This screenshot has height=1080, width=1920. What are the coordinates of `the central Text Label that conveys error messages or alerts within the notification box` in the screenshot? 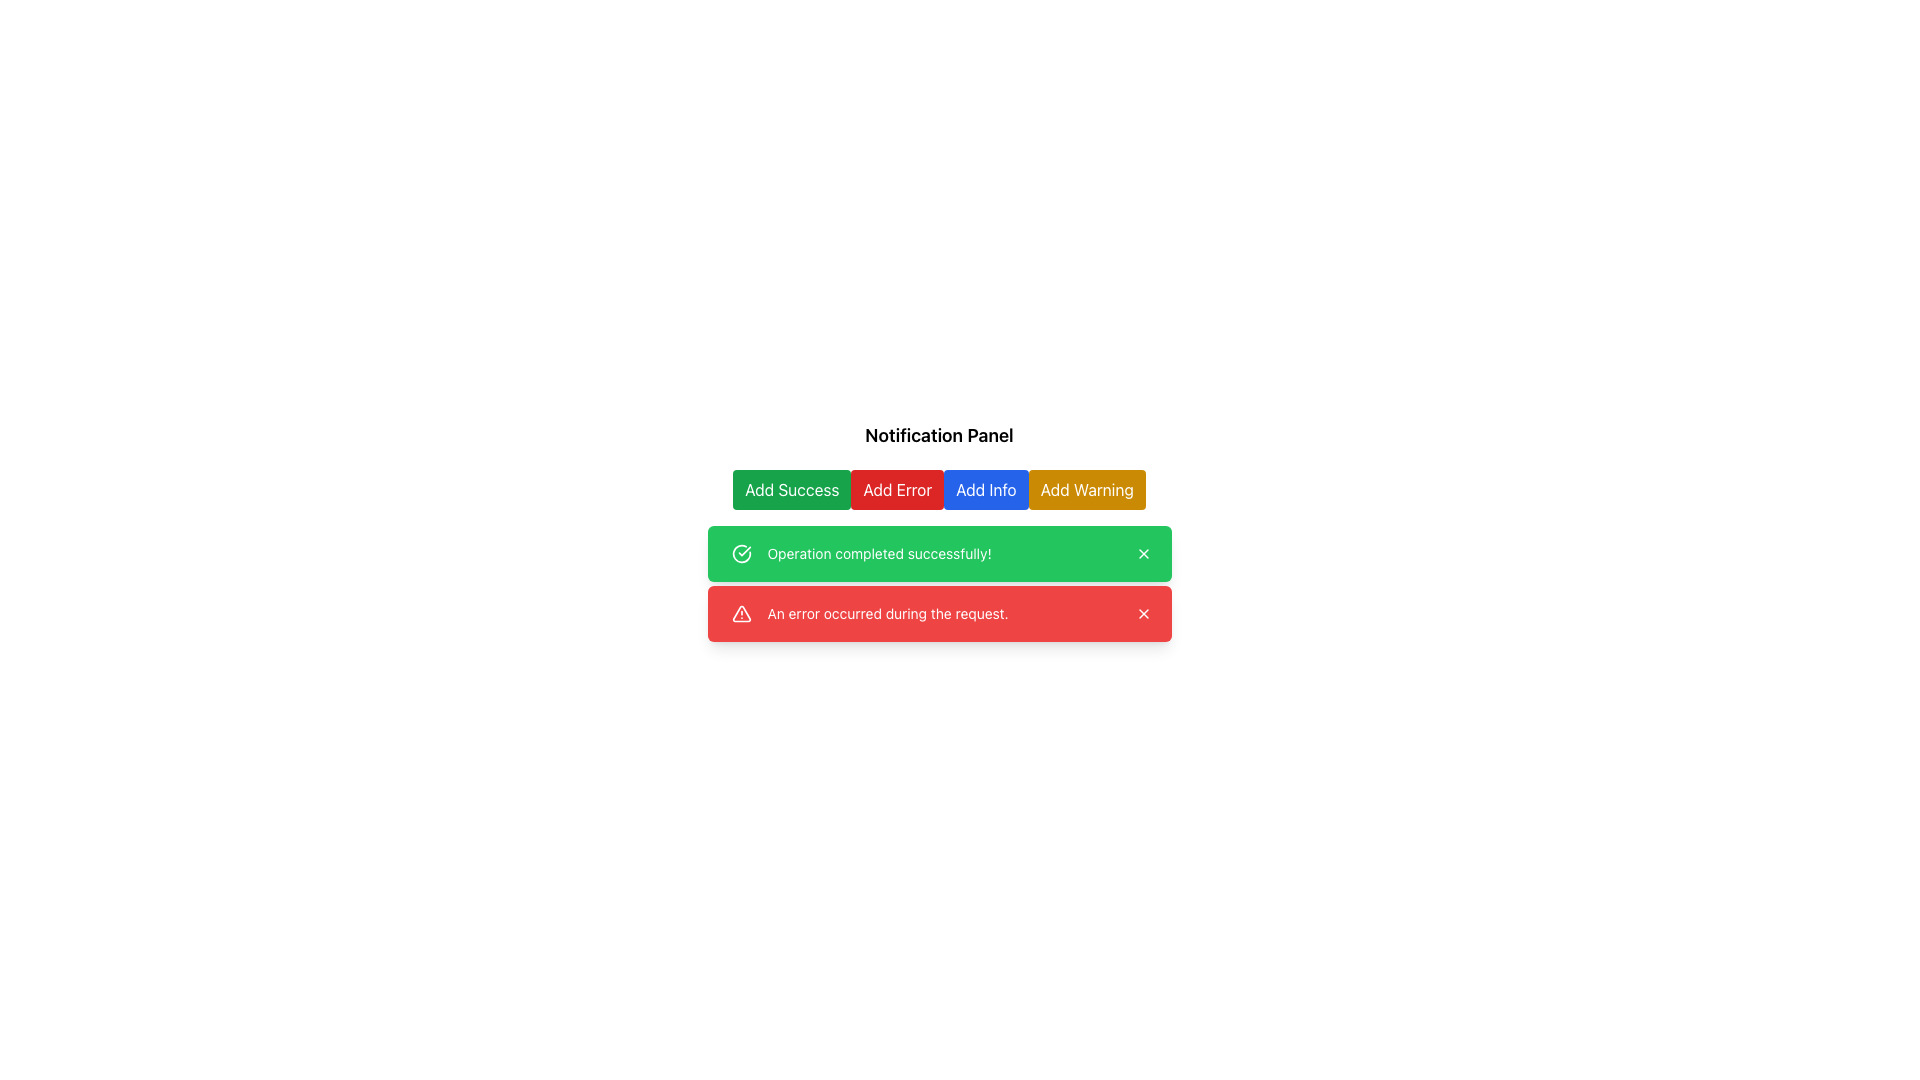 It's located at (887, 612).